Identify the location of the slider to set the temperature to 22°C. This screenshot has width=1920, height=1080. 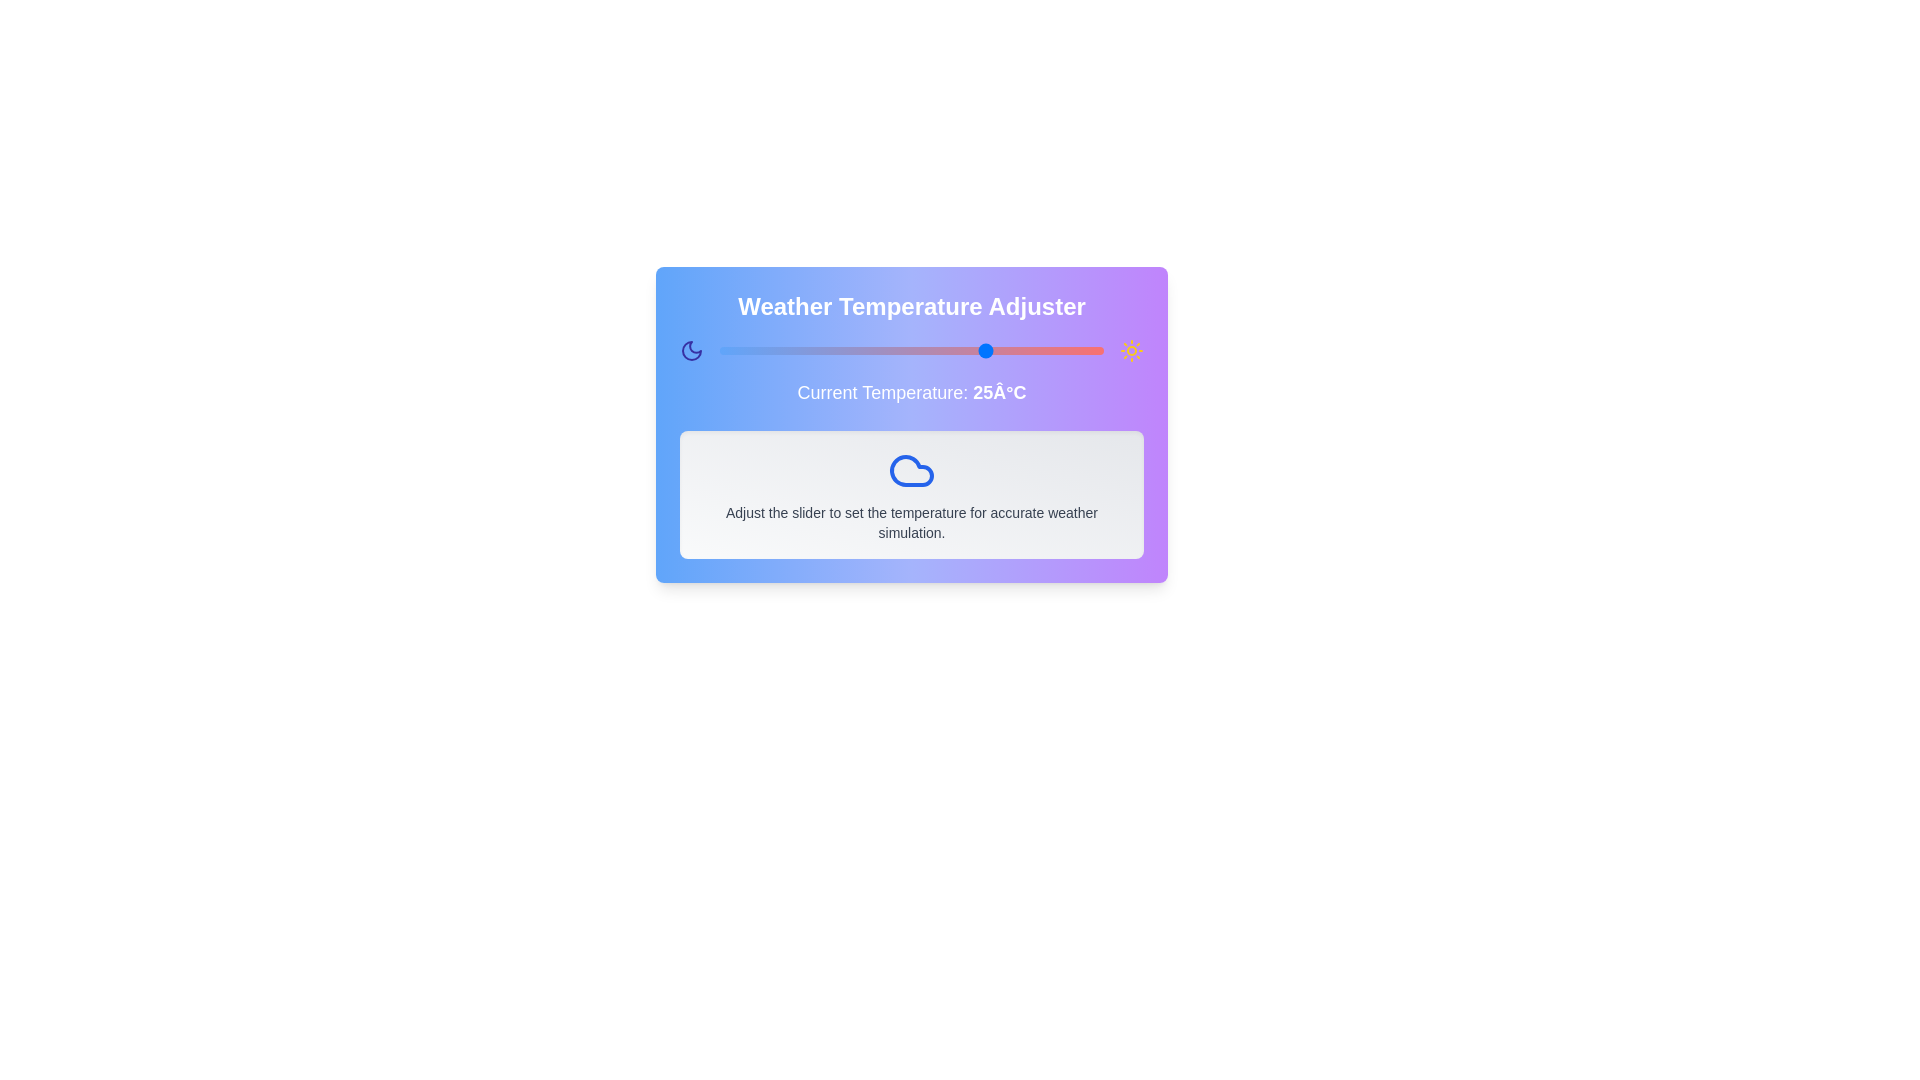
(965, 350).